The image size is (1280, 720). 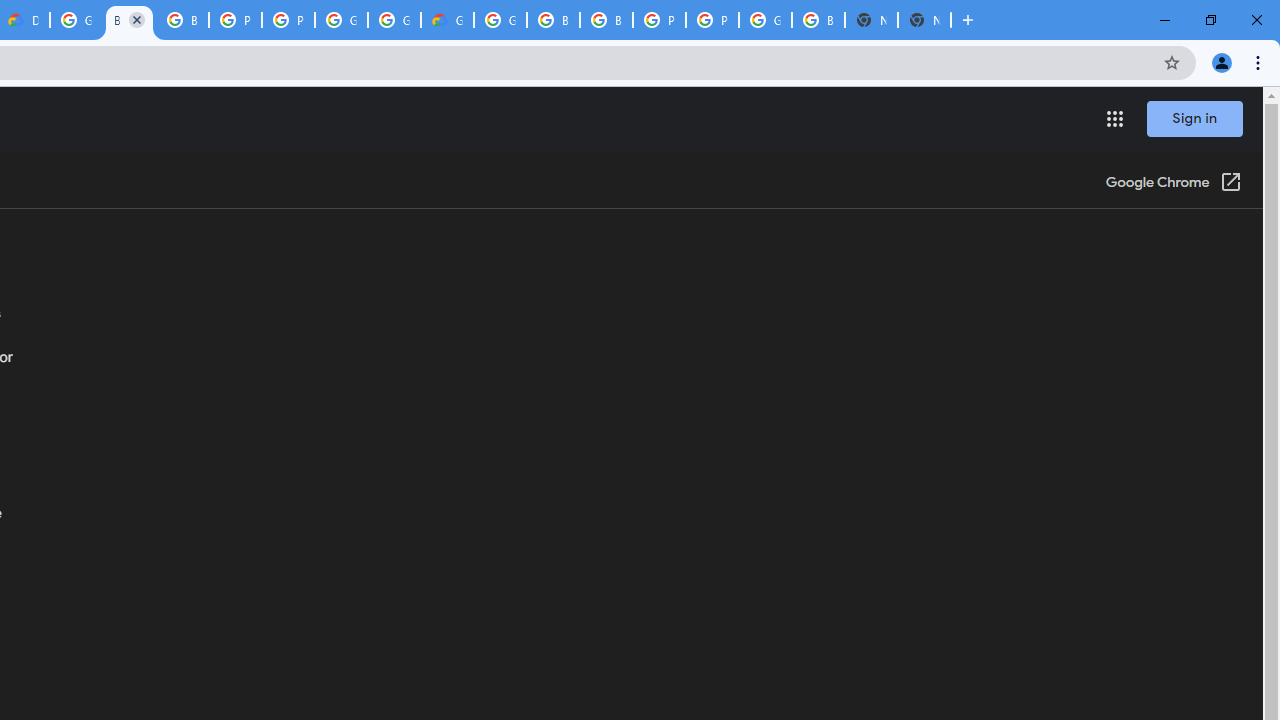 What do you see at coordinates (923, 20) in the screenshot?
I see `'New Tab'` at bounding box center [923, 20].